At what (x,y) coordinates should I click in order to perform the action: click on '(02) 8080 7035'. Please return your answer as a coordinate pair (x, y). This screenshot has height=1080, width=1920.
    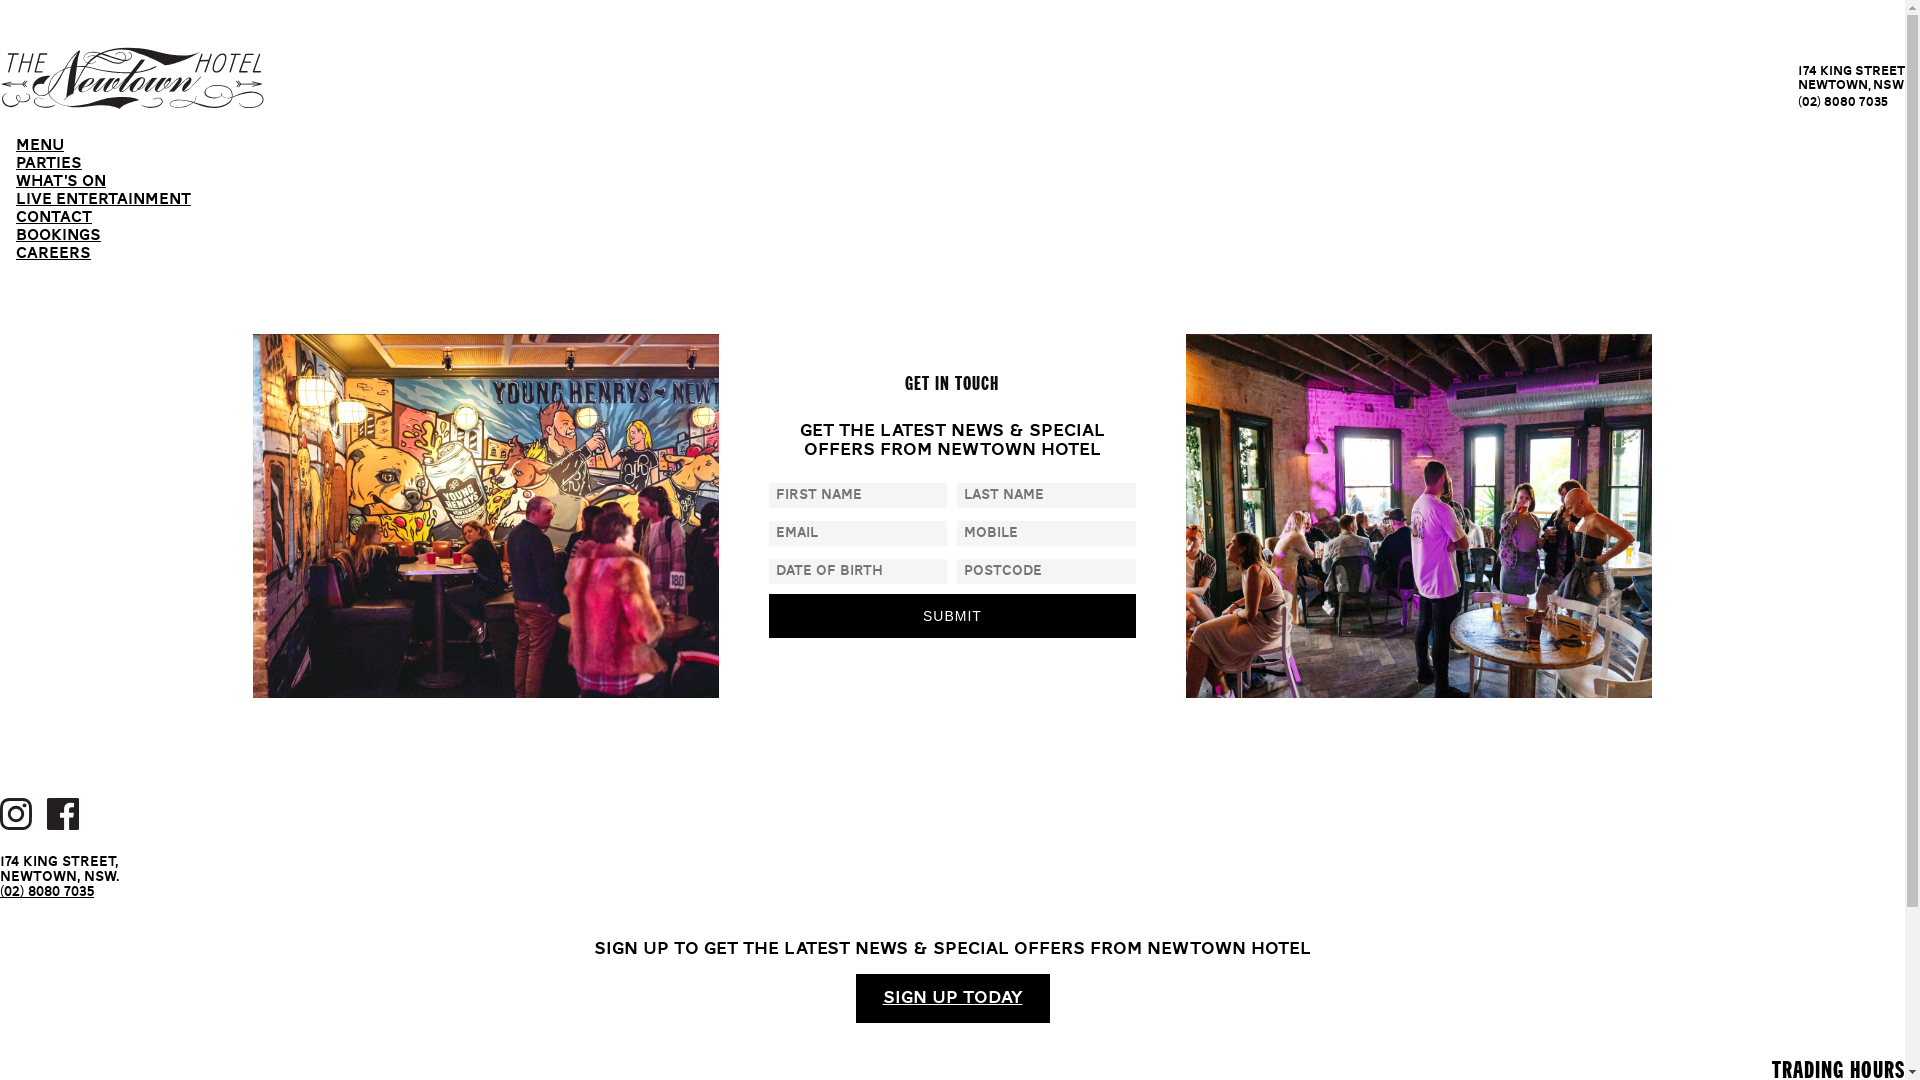
    Looking at the image, I should click on (47, 891).